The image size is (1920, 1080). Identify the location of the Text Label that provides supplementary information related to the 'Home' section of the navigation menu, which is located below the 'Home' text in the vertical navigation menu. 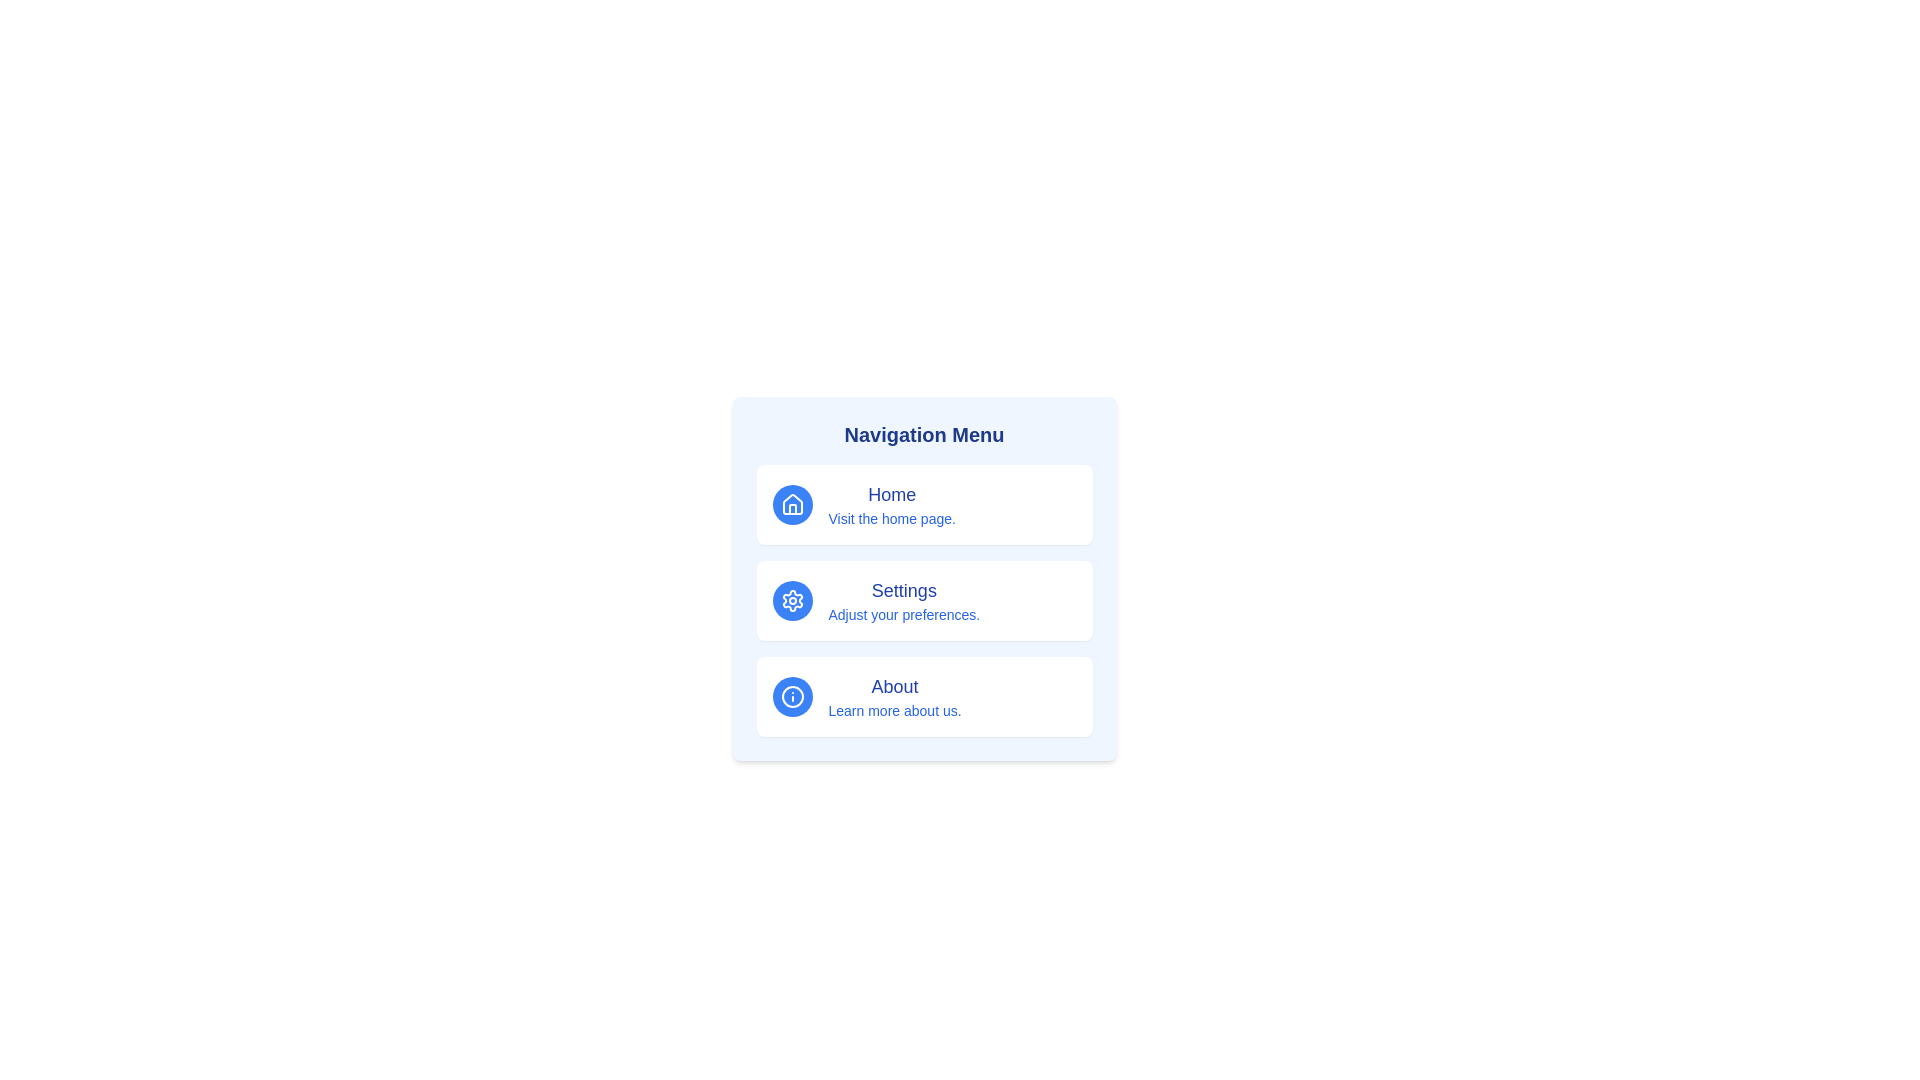
(891, 518).